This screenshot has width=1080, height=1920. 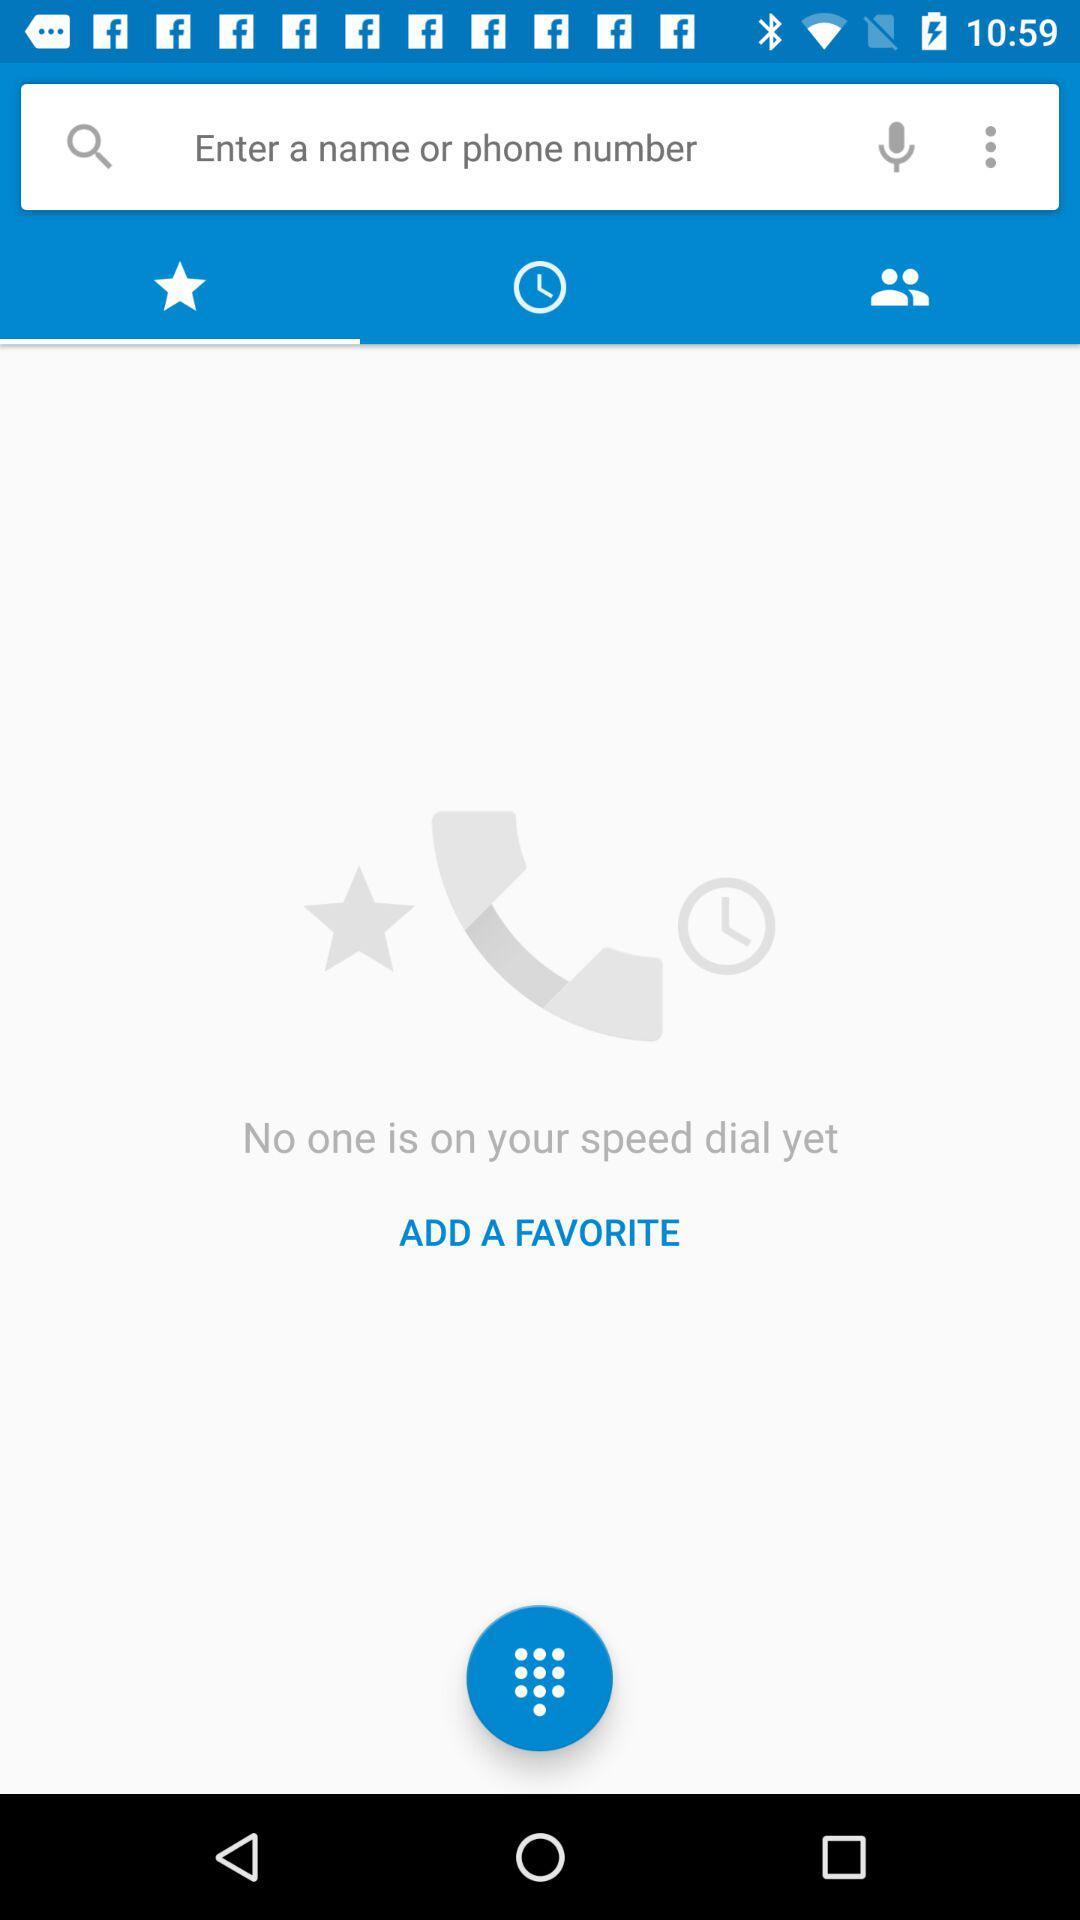 I want to click on the dialpad icon, so click(x=540, y=1678).